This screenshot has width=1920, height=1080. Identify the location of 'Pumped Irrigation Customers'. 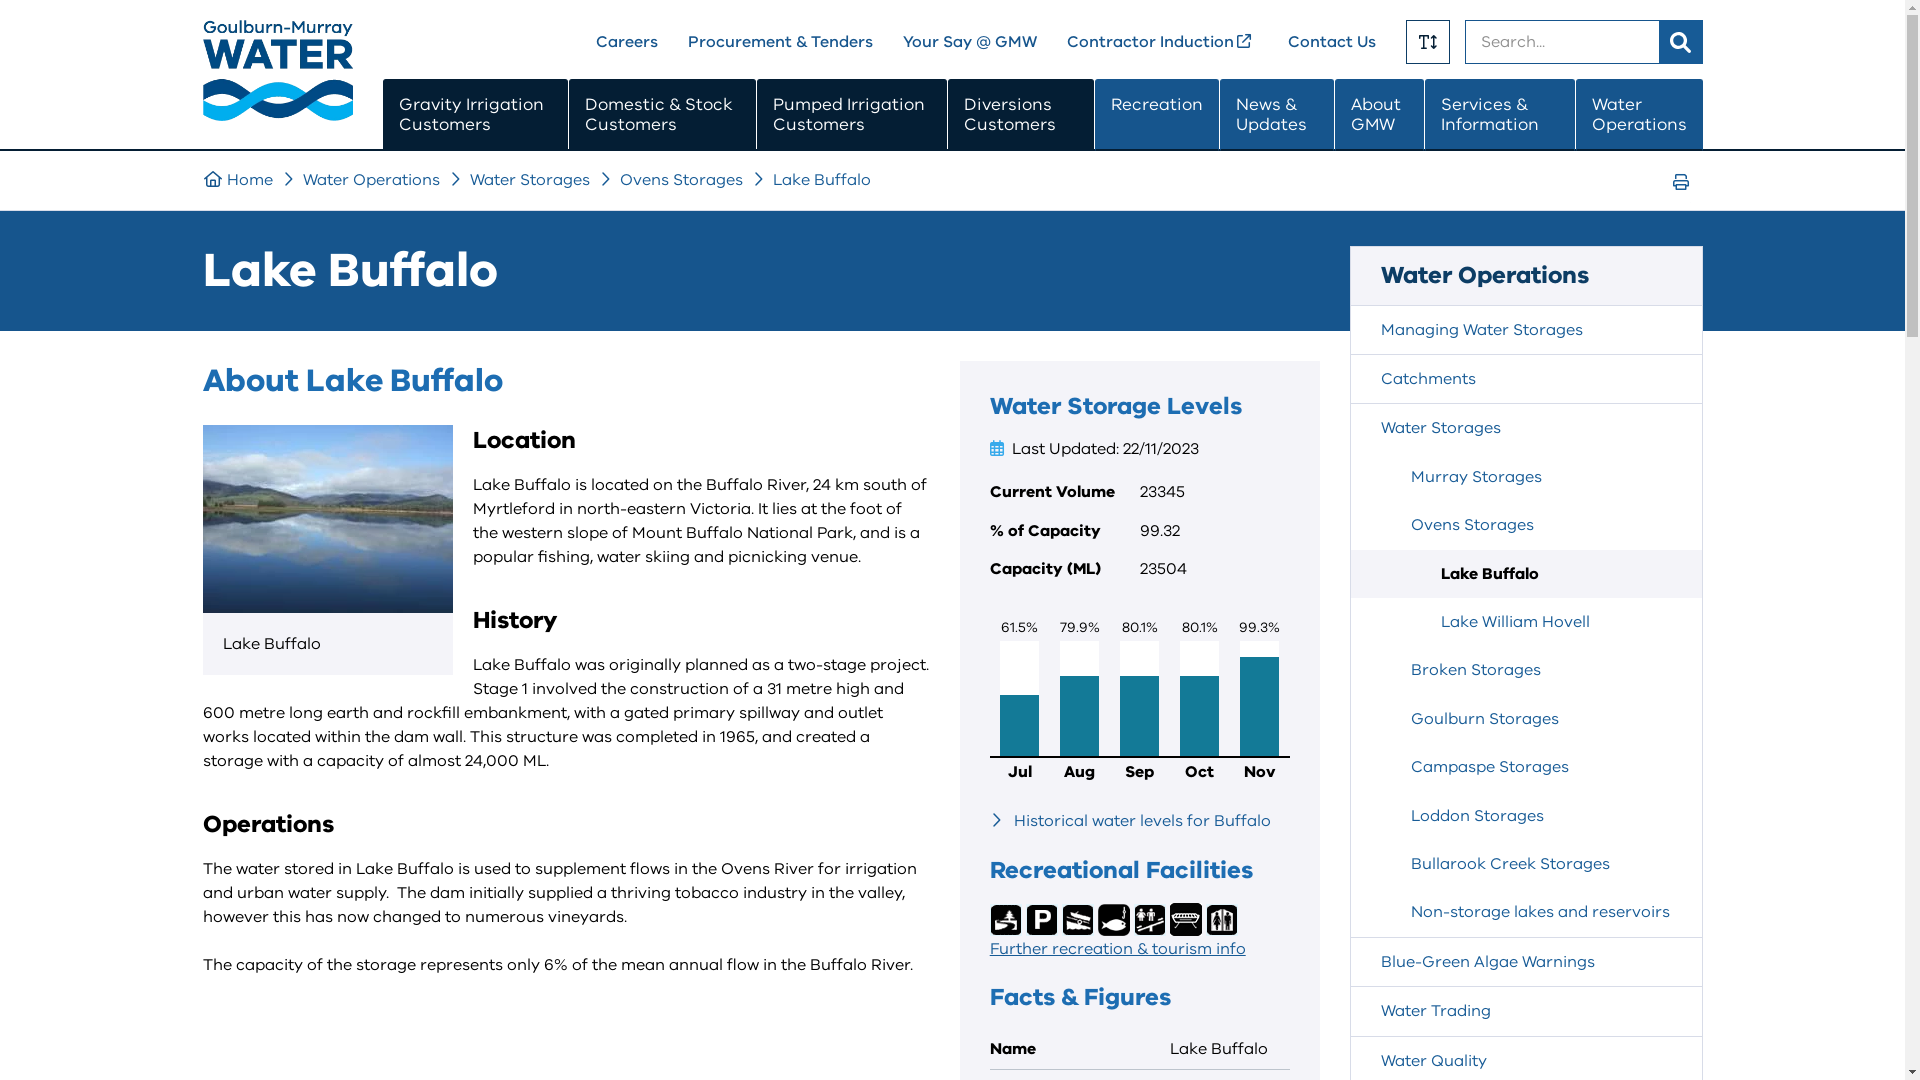
(851, 115).